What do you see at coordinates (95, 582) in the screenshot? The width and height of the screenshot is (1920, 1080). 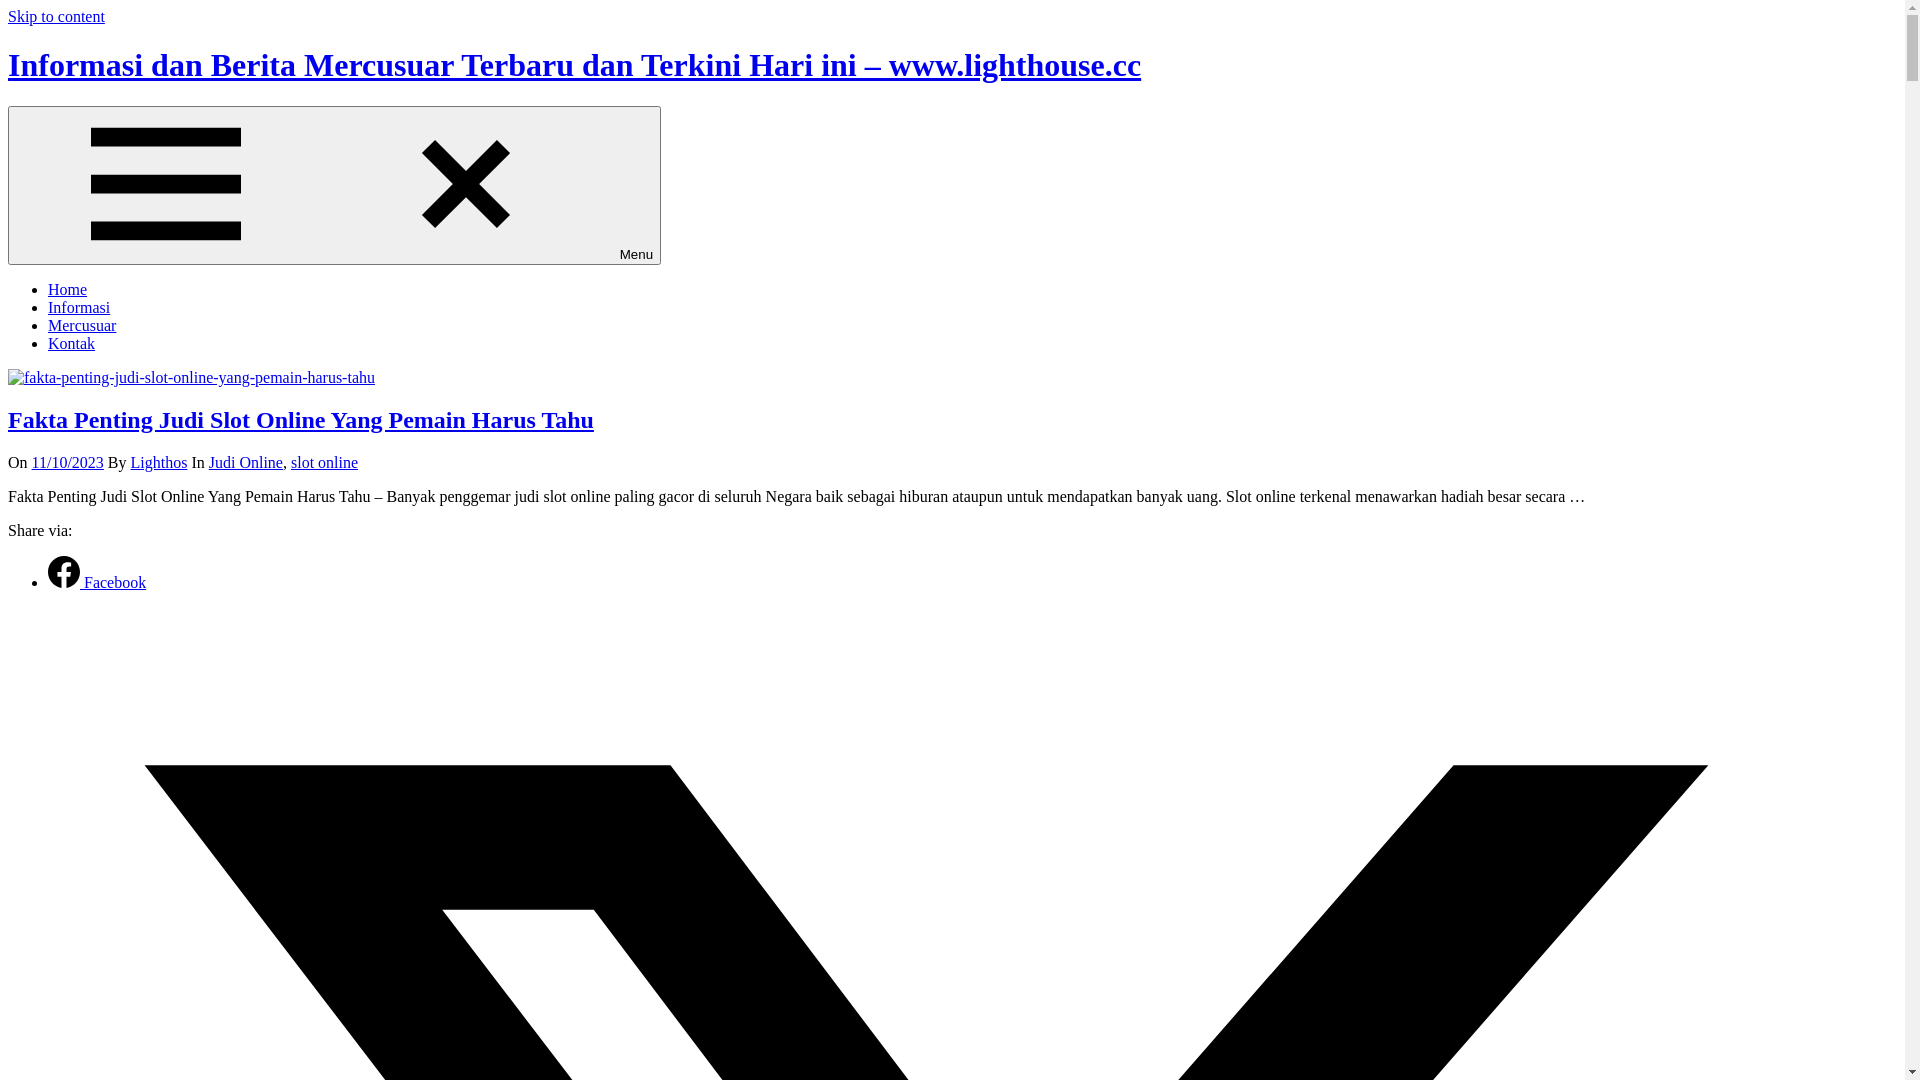 I see `'Facebook'` at bounding box center [95, 582].